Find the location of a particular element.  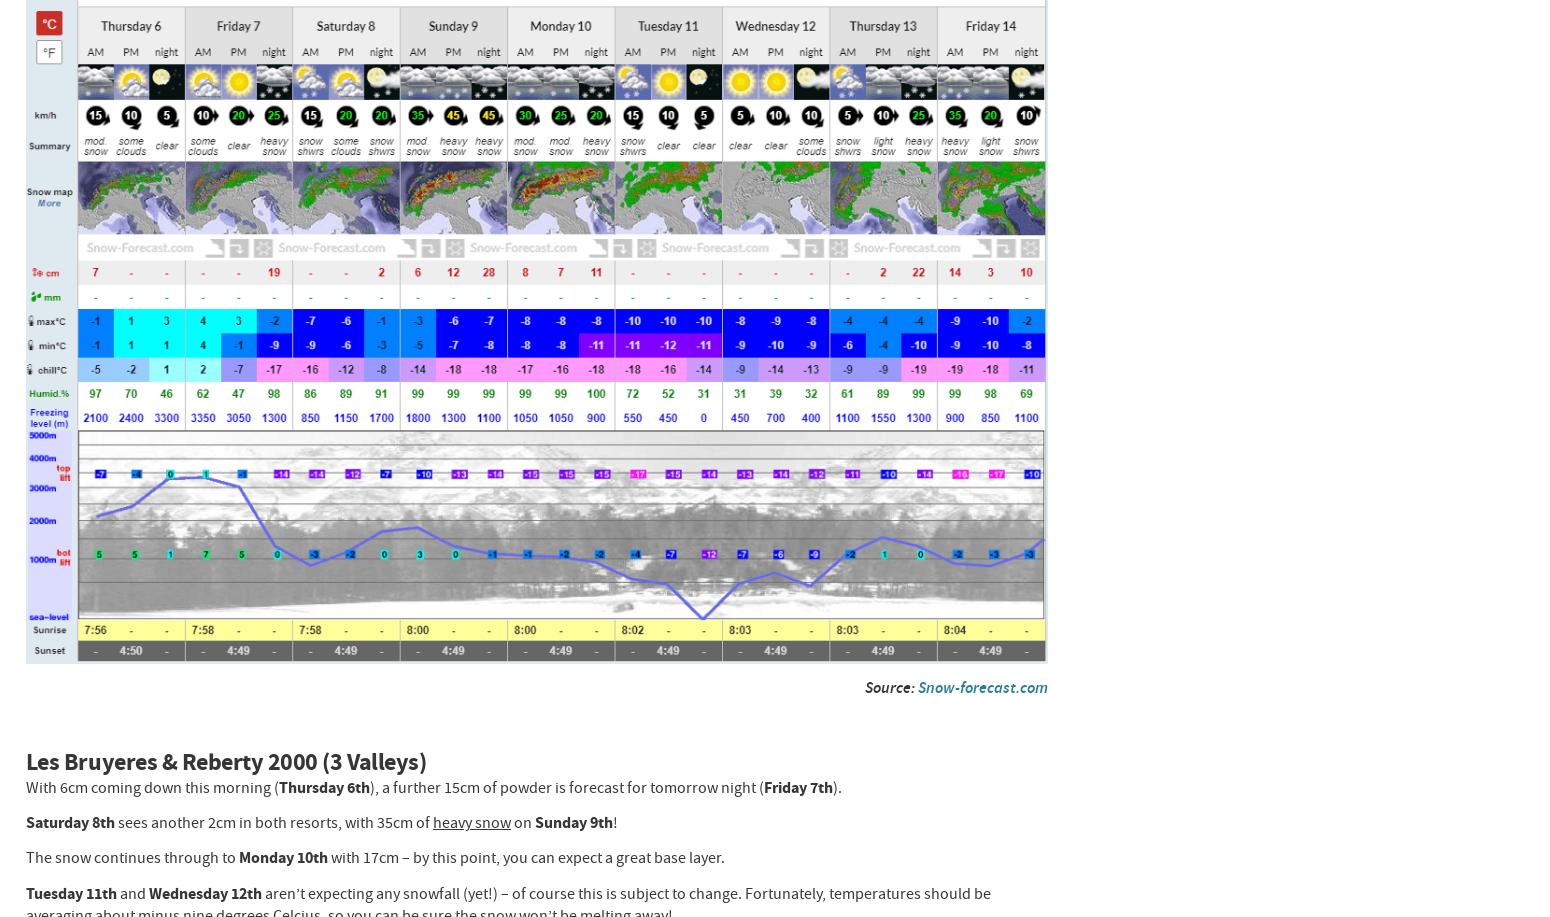

'Les Bruyeres & Reberty 2000 (3 Valleys)' is located at coordinates (224, 760).